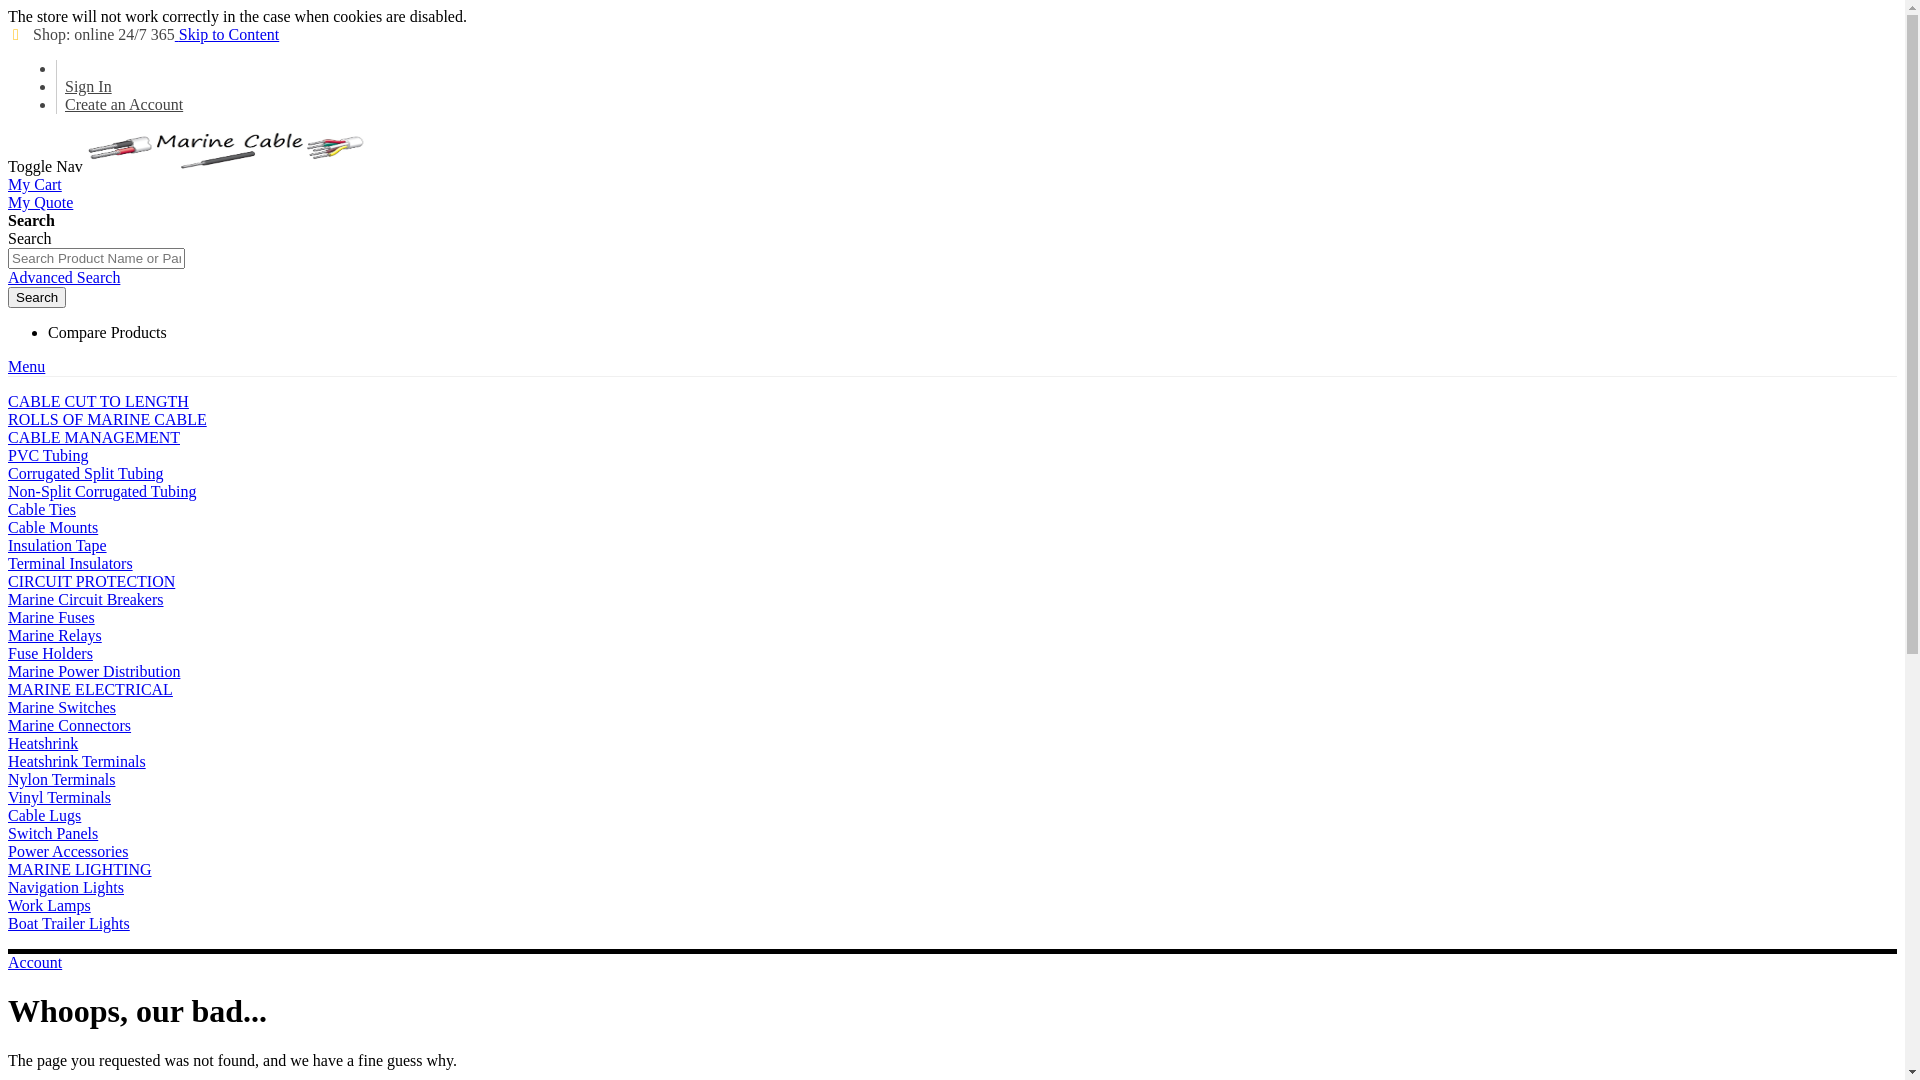  What do you see at coordinates (34, 184) in the screenshot?
I see `'My Cart'` at bounding box center [34, 184].